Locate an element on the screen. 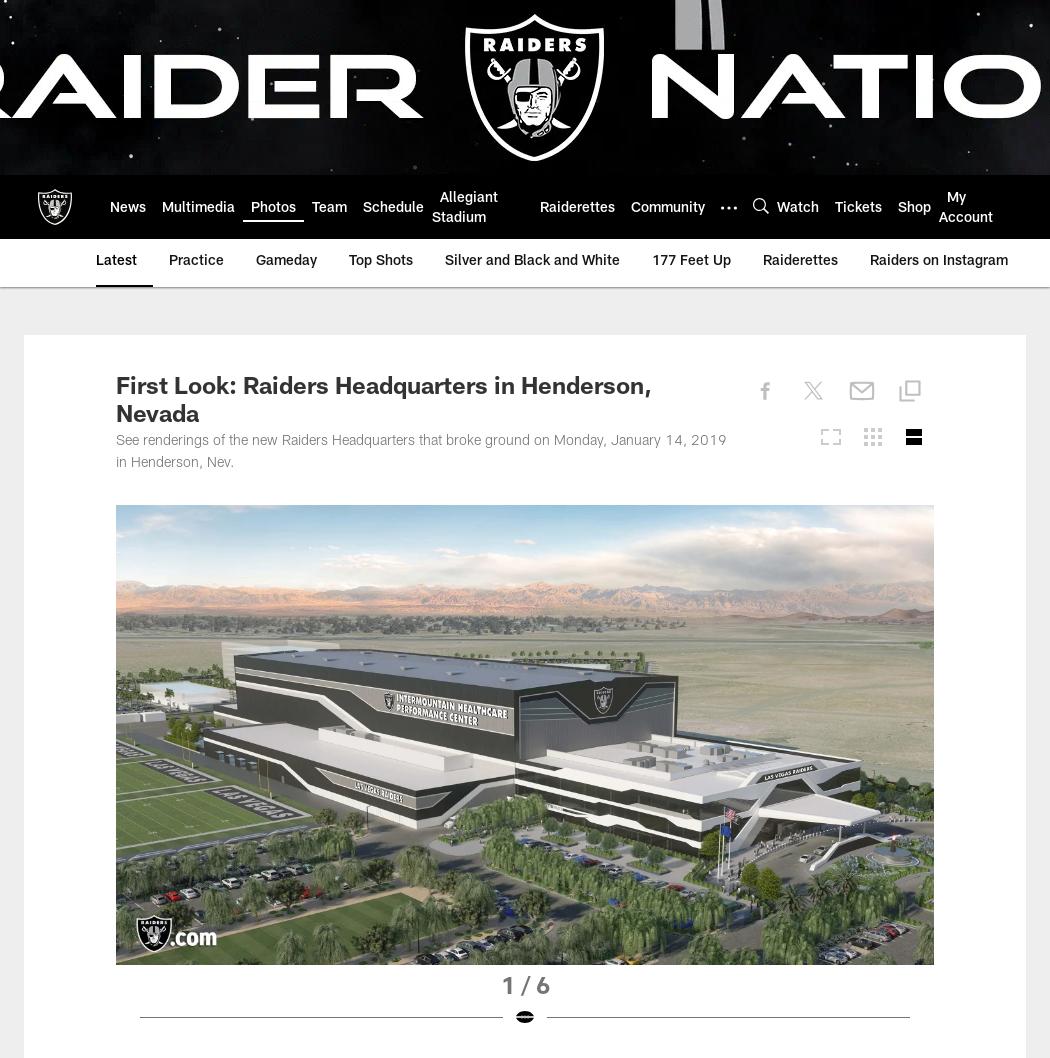  'News' is located at coordinates (126, 208).